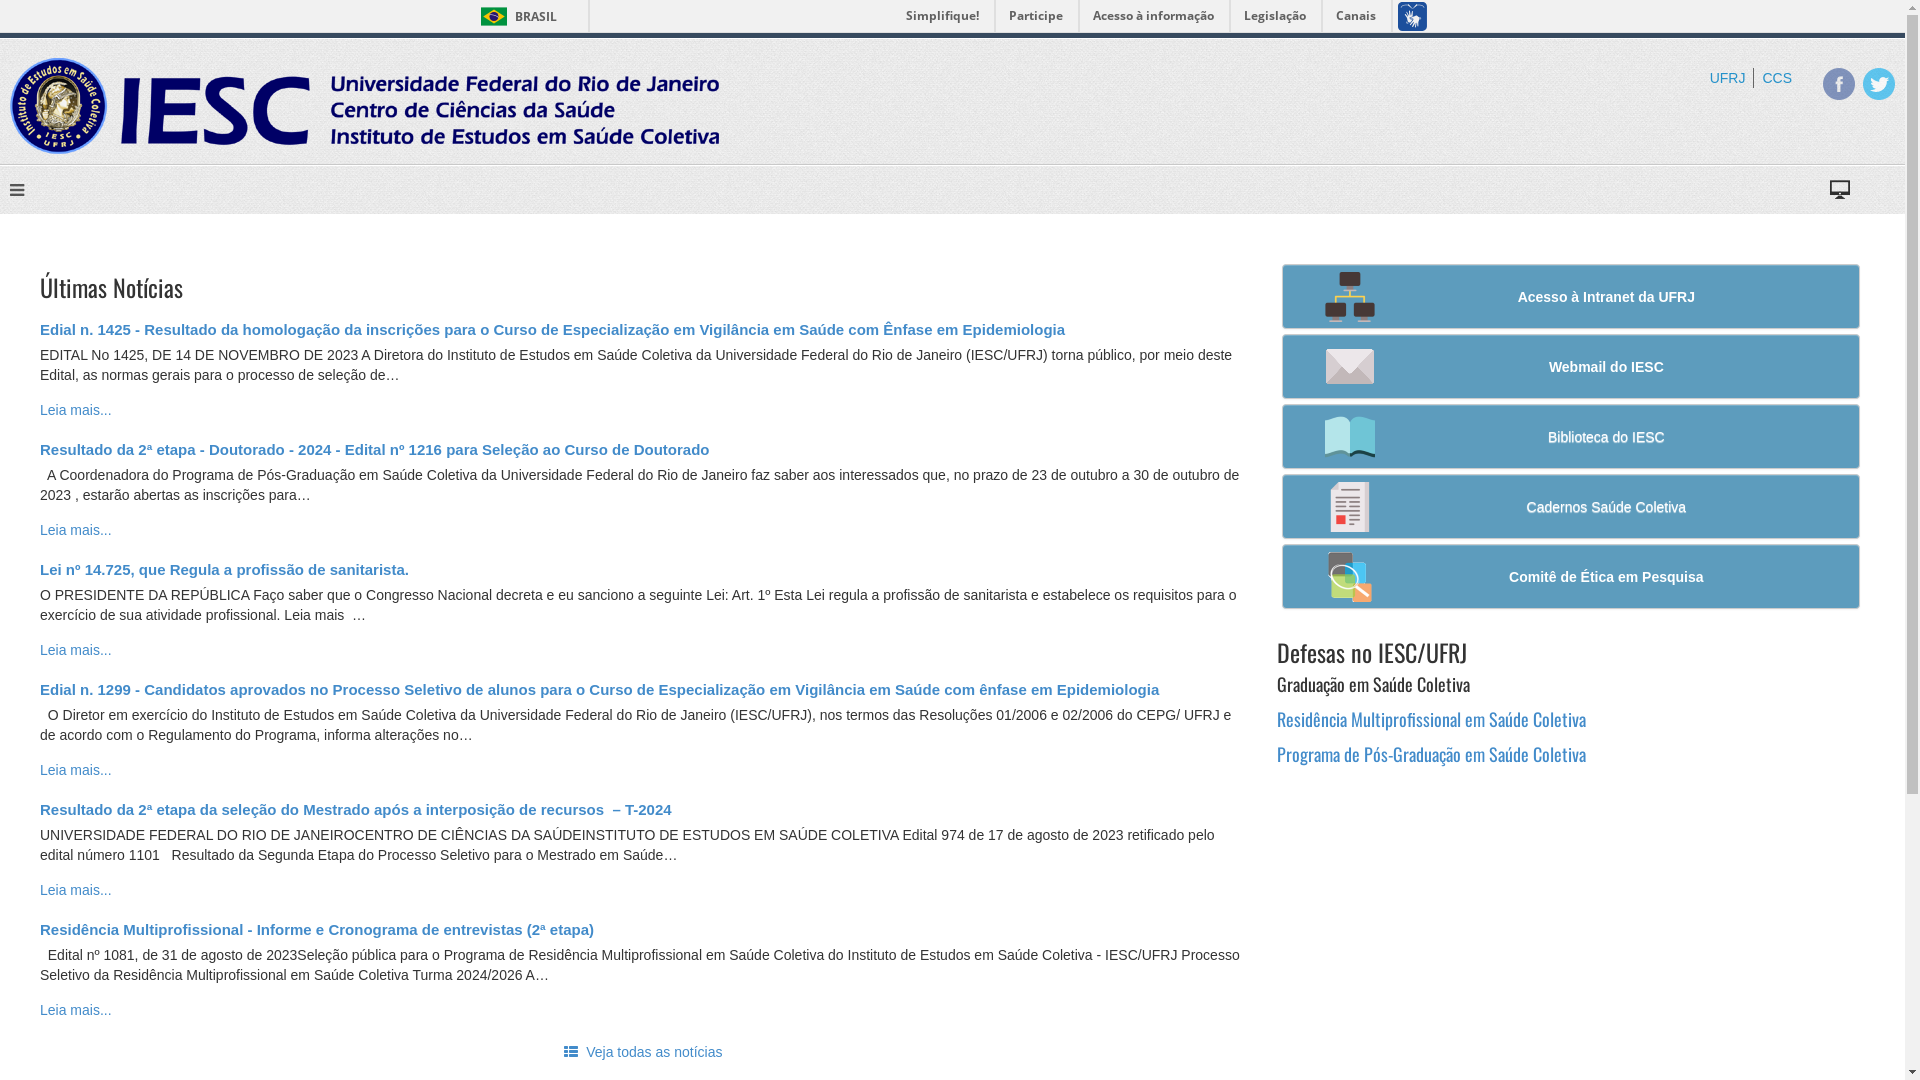  What do you see at coordinates (1838, 83) in the screenshot?
I see `'Facebook'` at bounding box center [1838, 83].